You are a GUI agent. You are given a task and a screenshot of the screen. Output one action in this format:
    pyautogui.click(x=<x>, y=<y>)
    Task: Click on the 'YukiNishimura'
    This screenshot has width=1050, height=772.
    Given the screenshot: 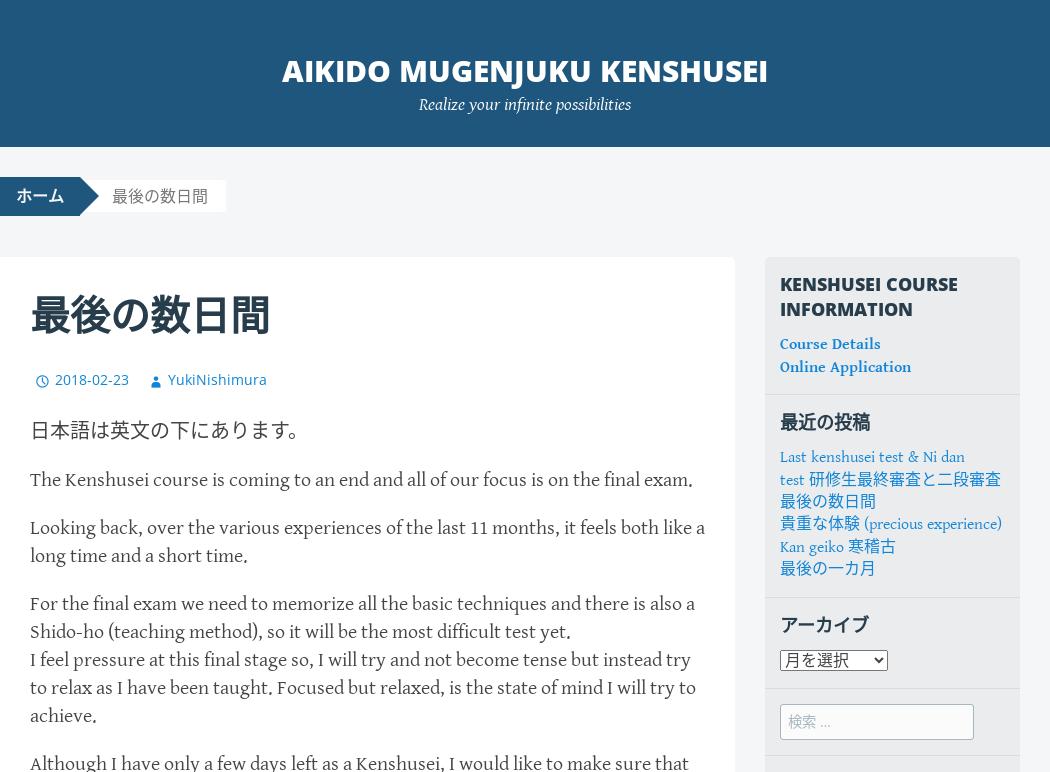 What is the action you would take?
    pyautogui.click(x=216, y=377)
    